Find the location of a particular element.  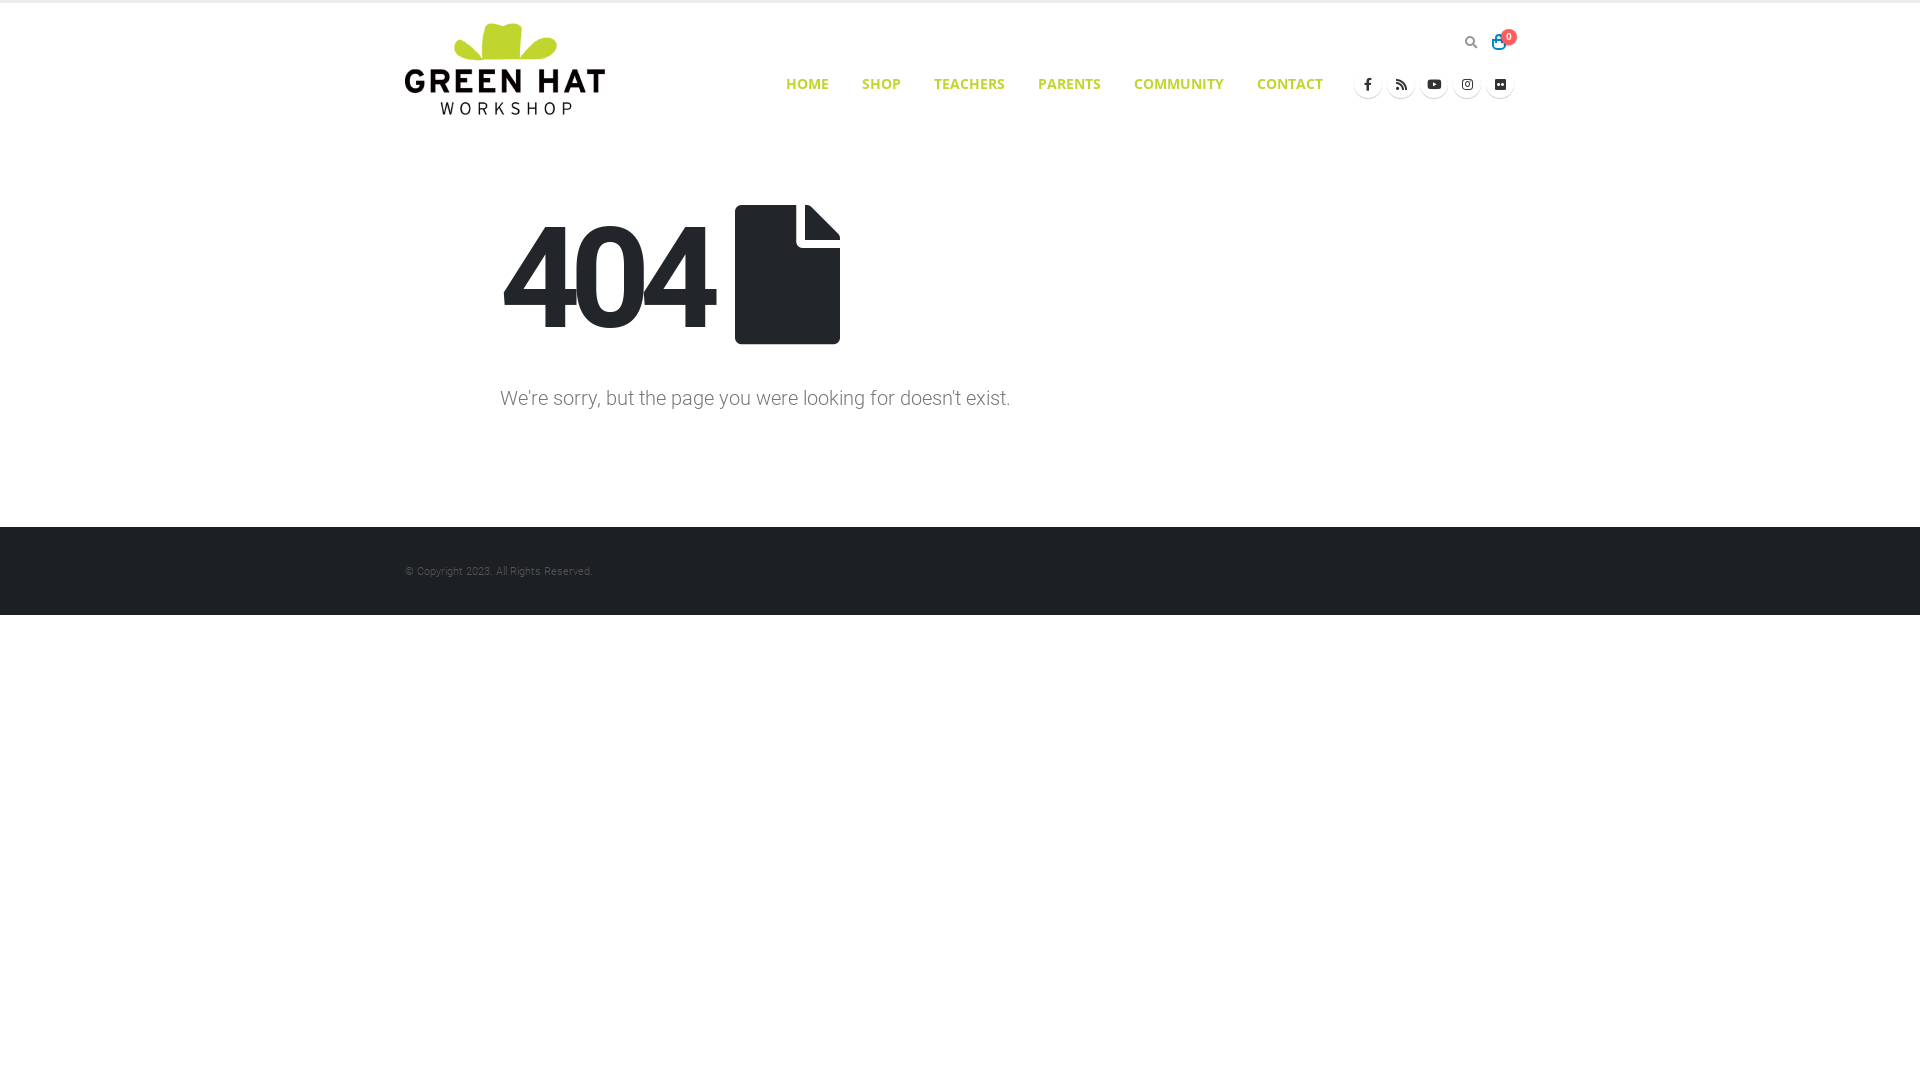

'Instagram' is located at coordinates (1467, 83).